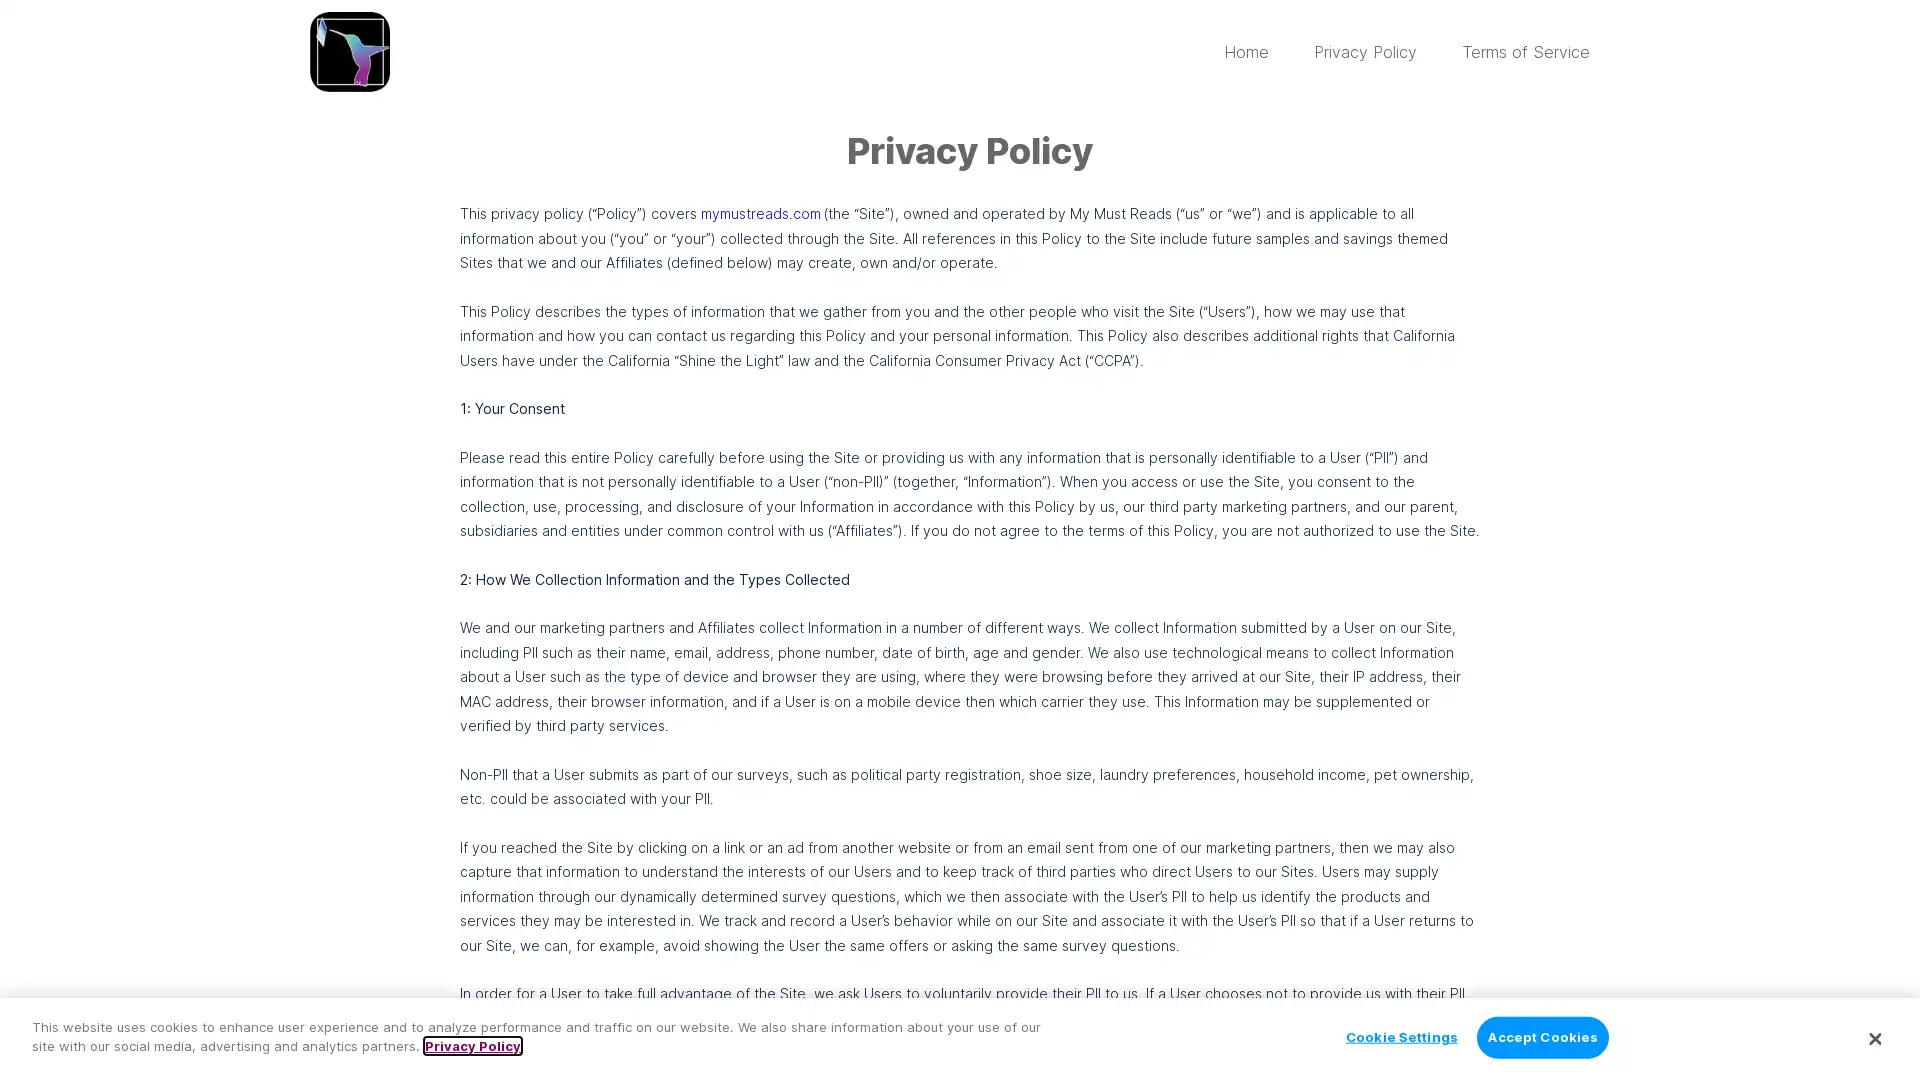  Describe the element at coordinates (1541, 1036) in the screenshot. I see `Accept Cookies` at that location.